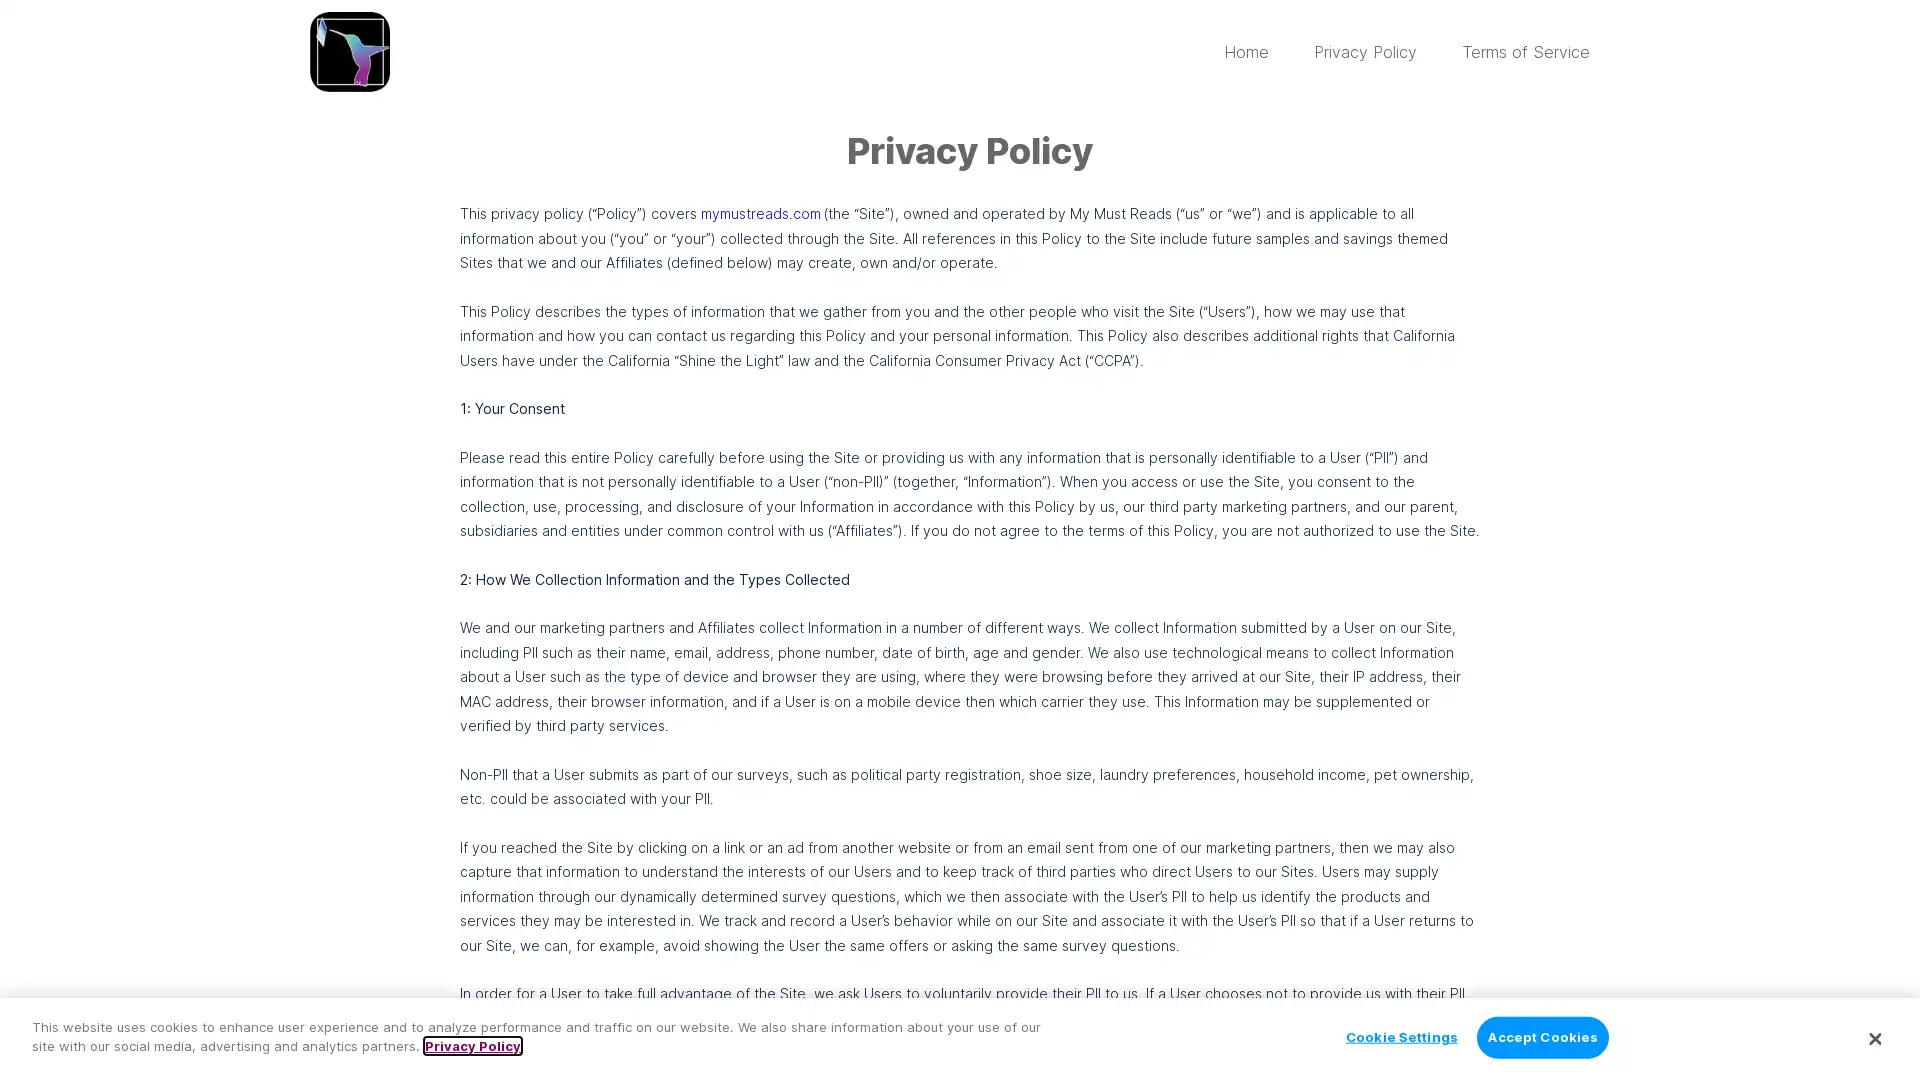  Describe the element at coordinates (1541, 1036) in the screenshot. I see `Accept Cookies` at that location.